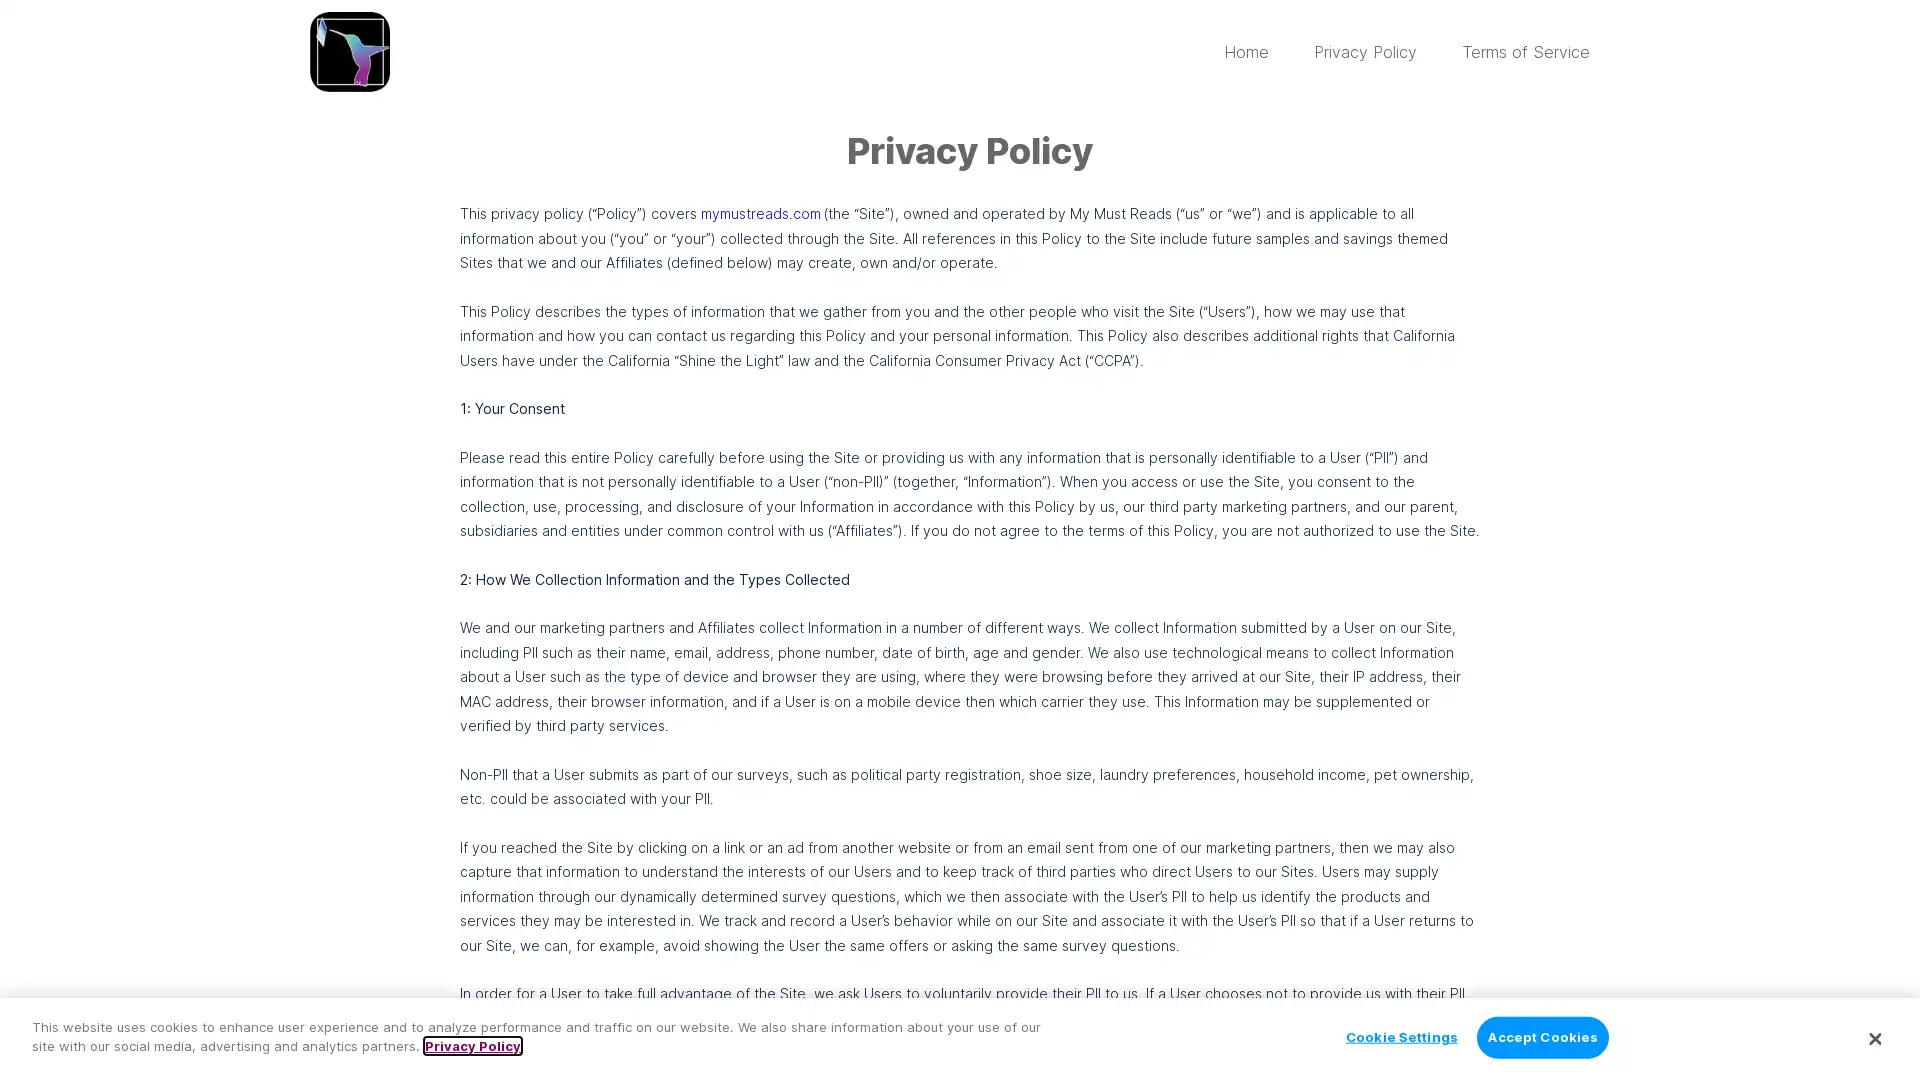  Describe the element at coordinates (1541, 1036) in the screenshot. I see `Accept Cookies` at that location.